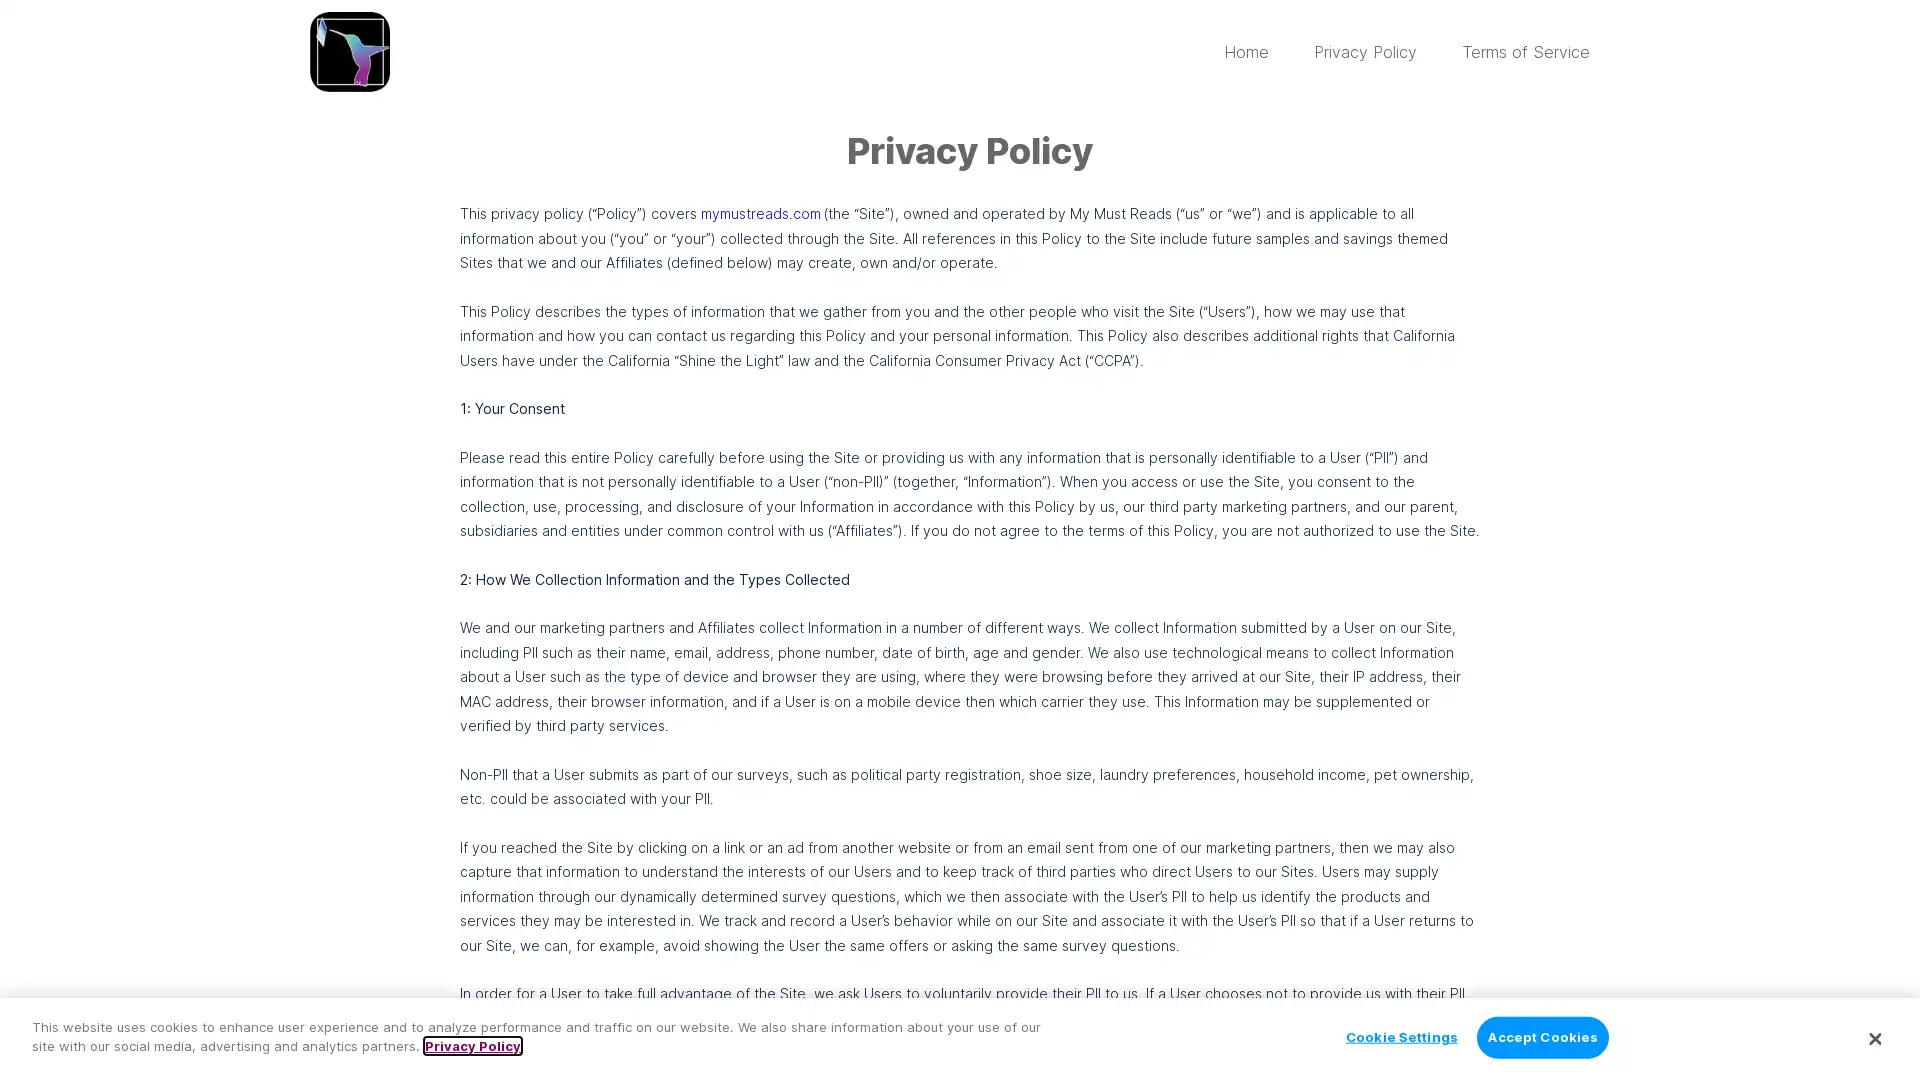  Describe the element at coordinates (1541, 1036) in the screenshot. I see `Accept Cookies` at that location.